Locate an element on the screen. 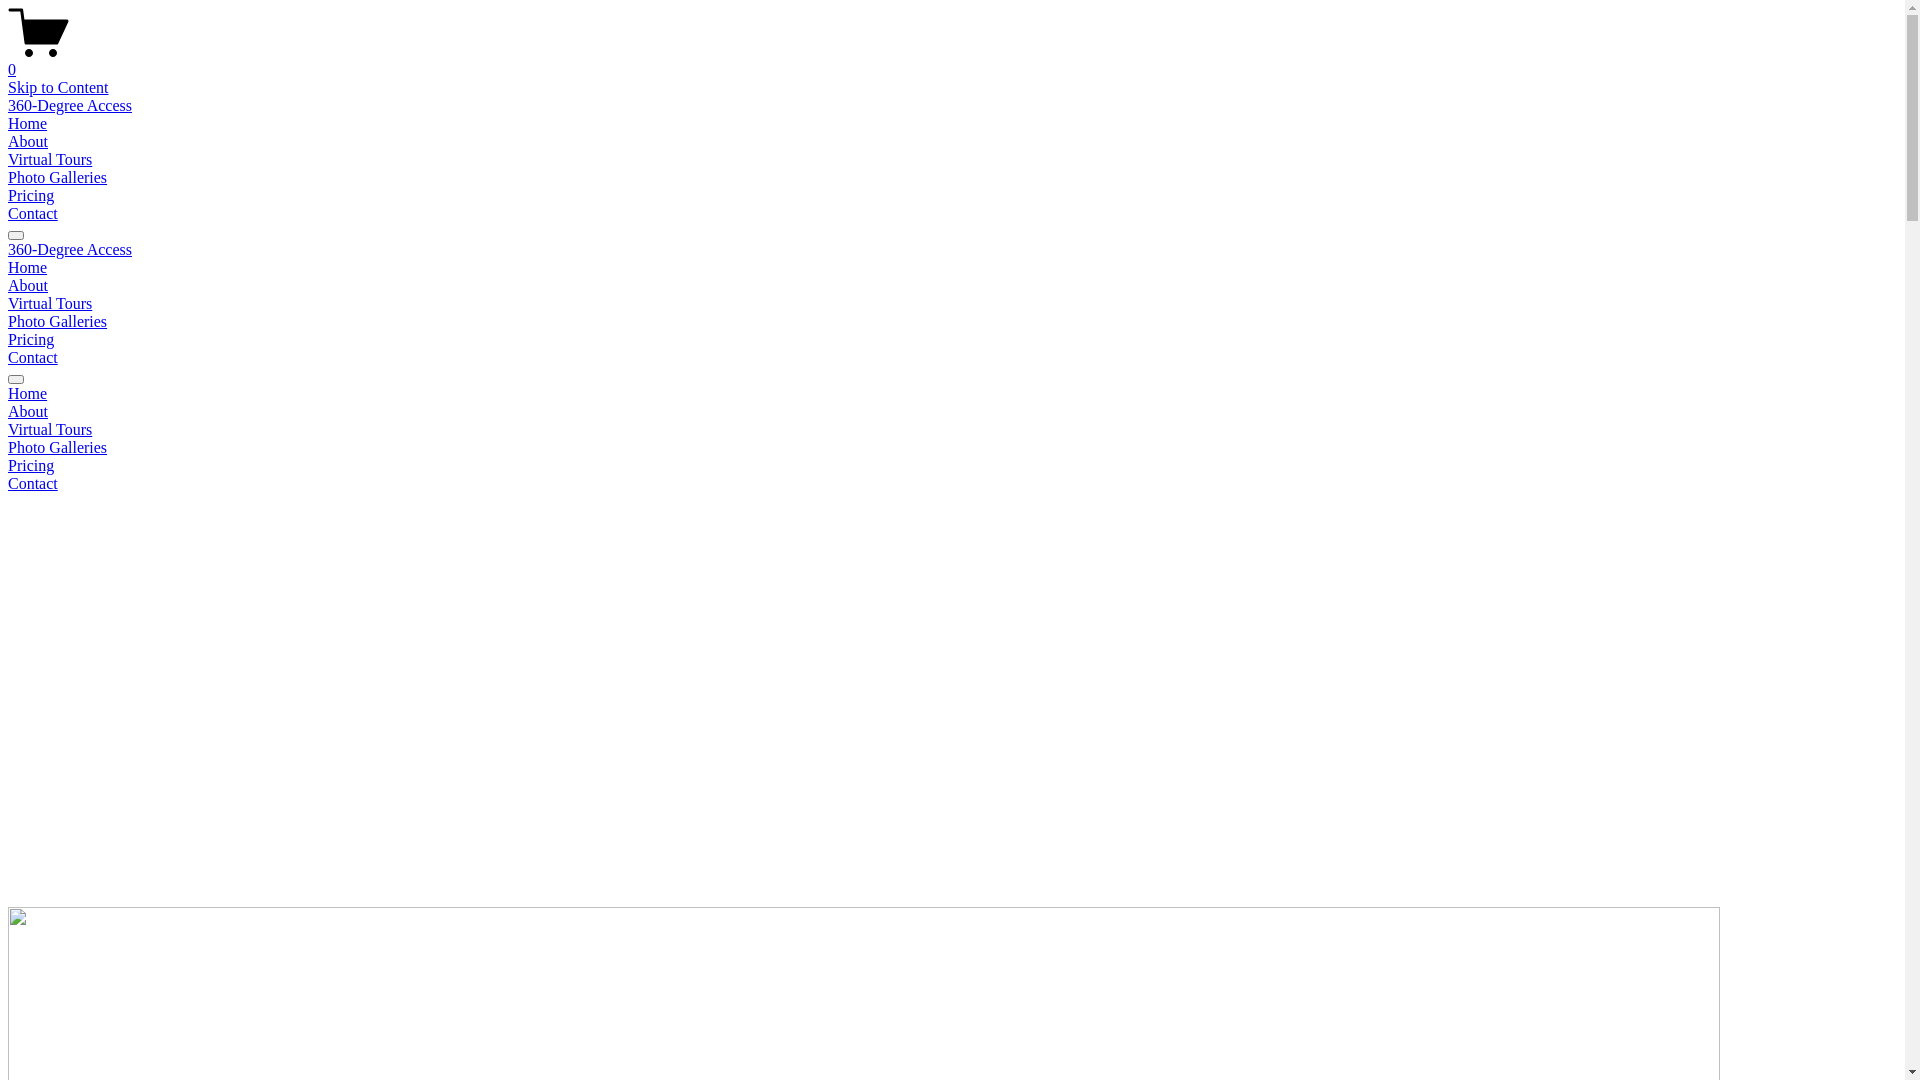  'Pricing' is located at coordinates (951, 466).